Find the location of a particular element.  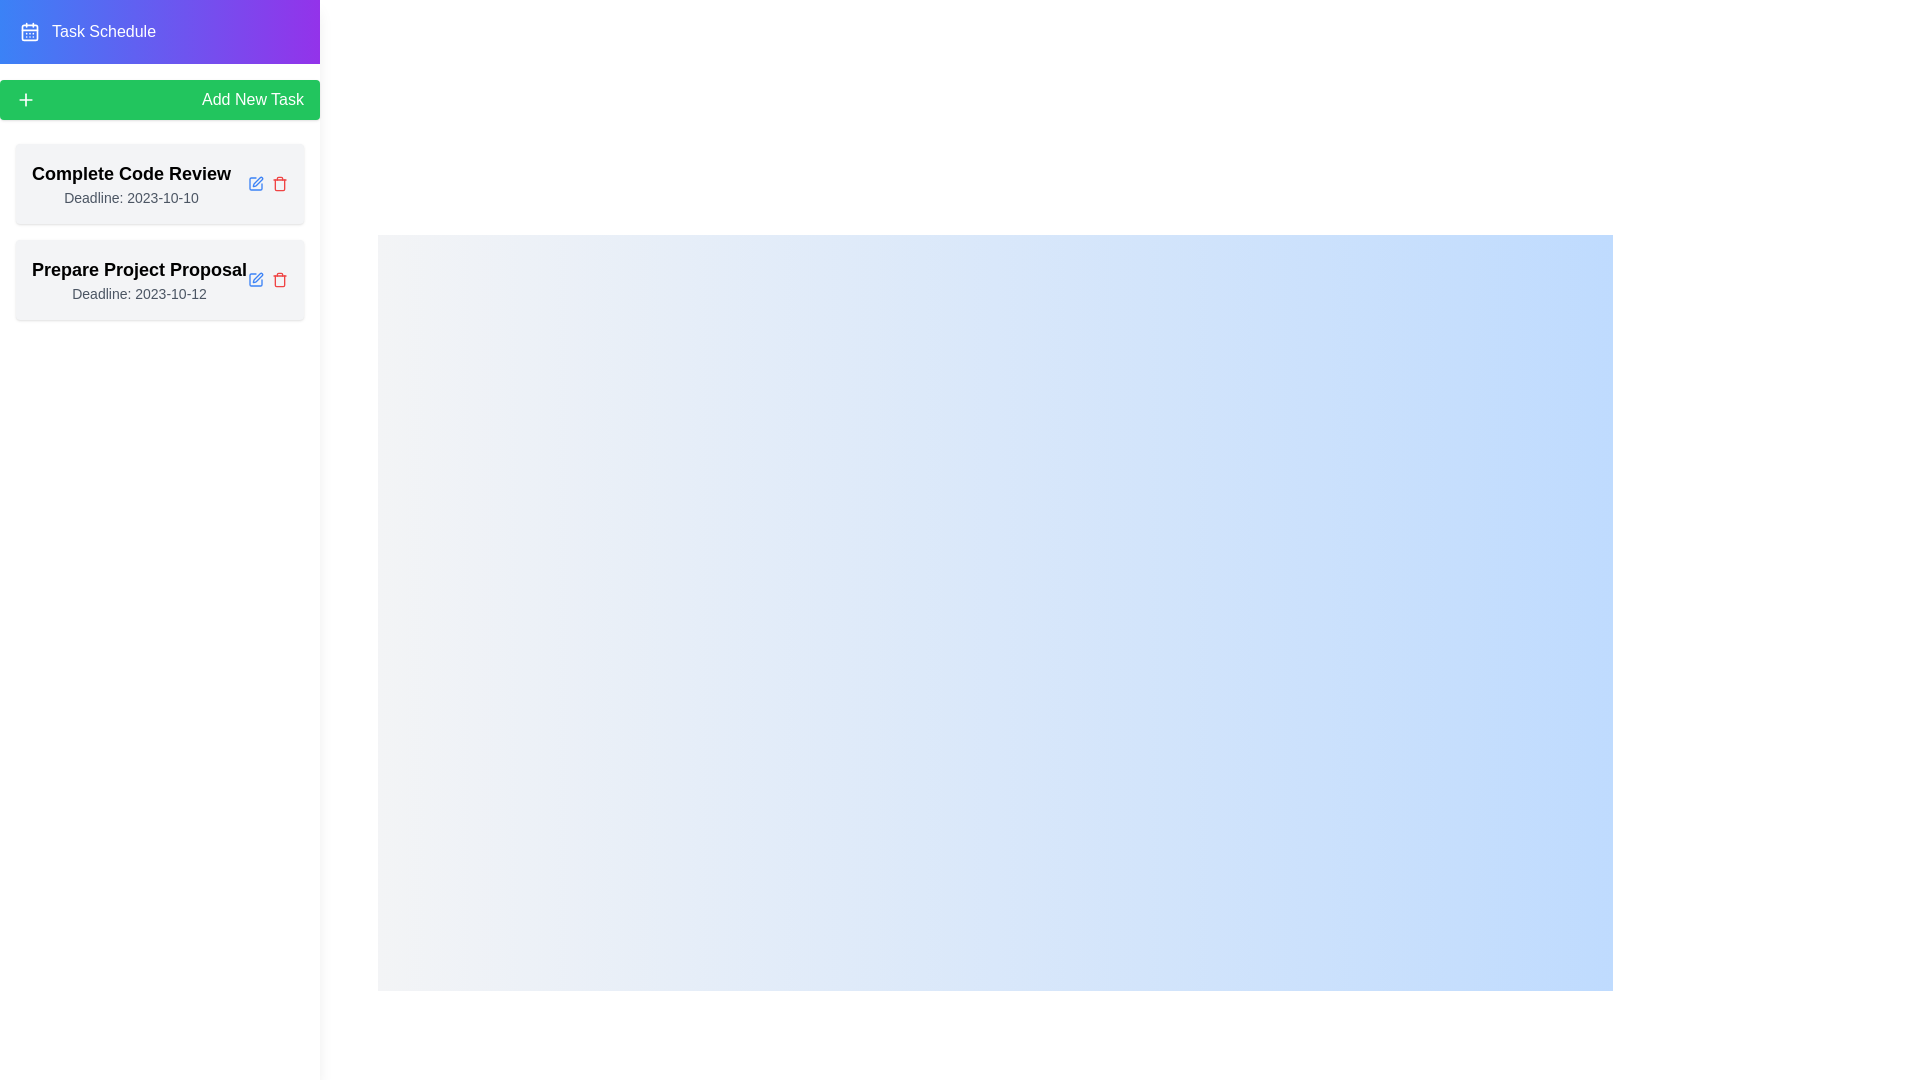

the edit button for the task titled 'Complete Code Review' is located at coordinates (254, 184).